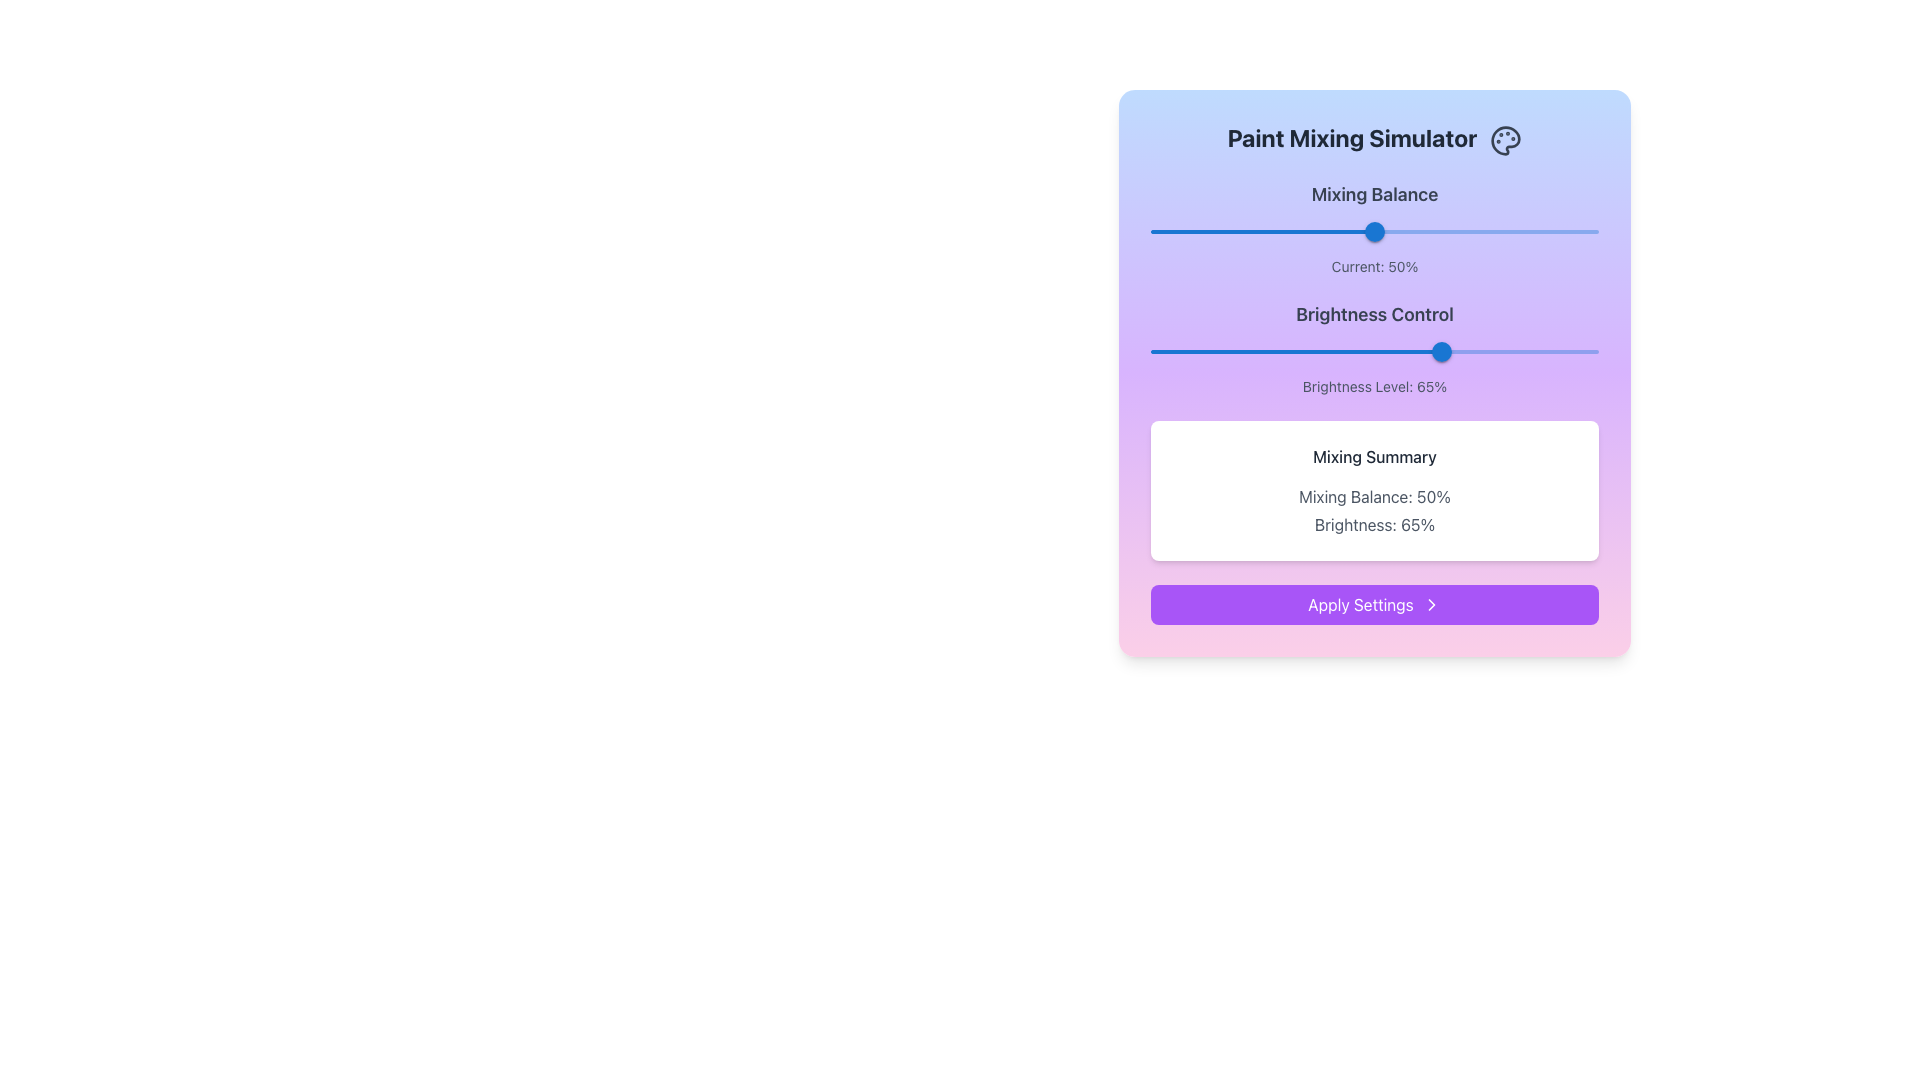  Describe the element at coordinates (1562, 350) in the screenshot. I see `brightness level` at that location.